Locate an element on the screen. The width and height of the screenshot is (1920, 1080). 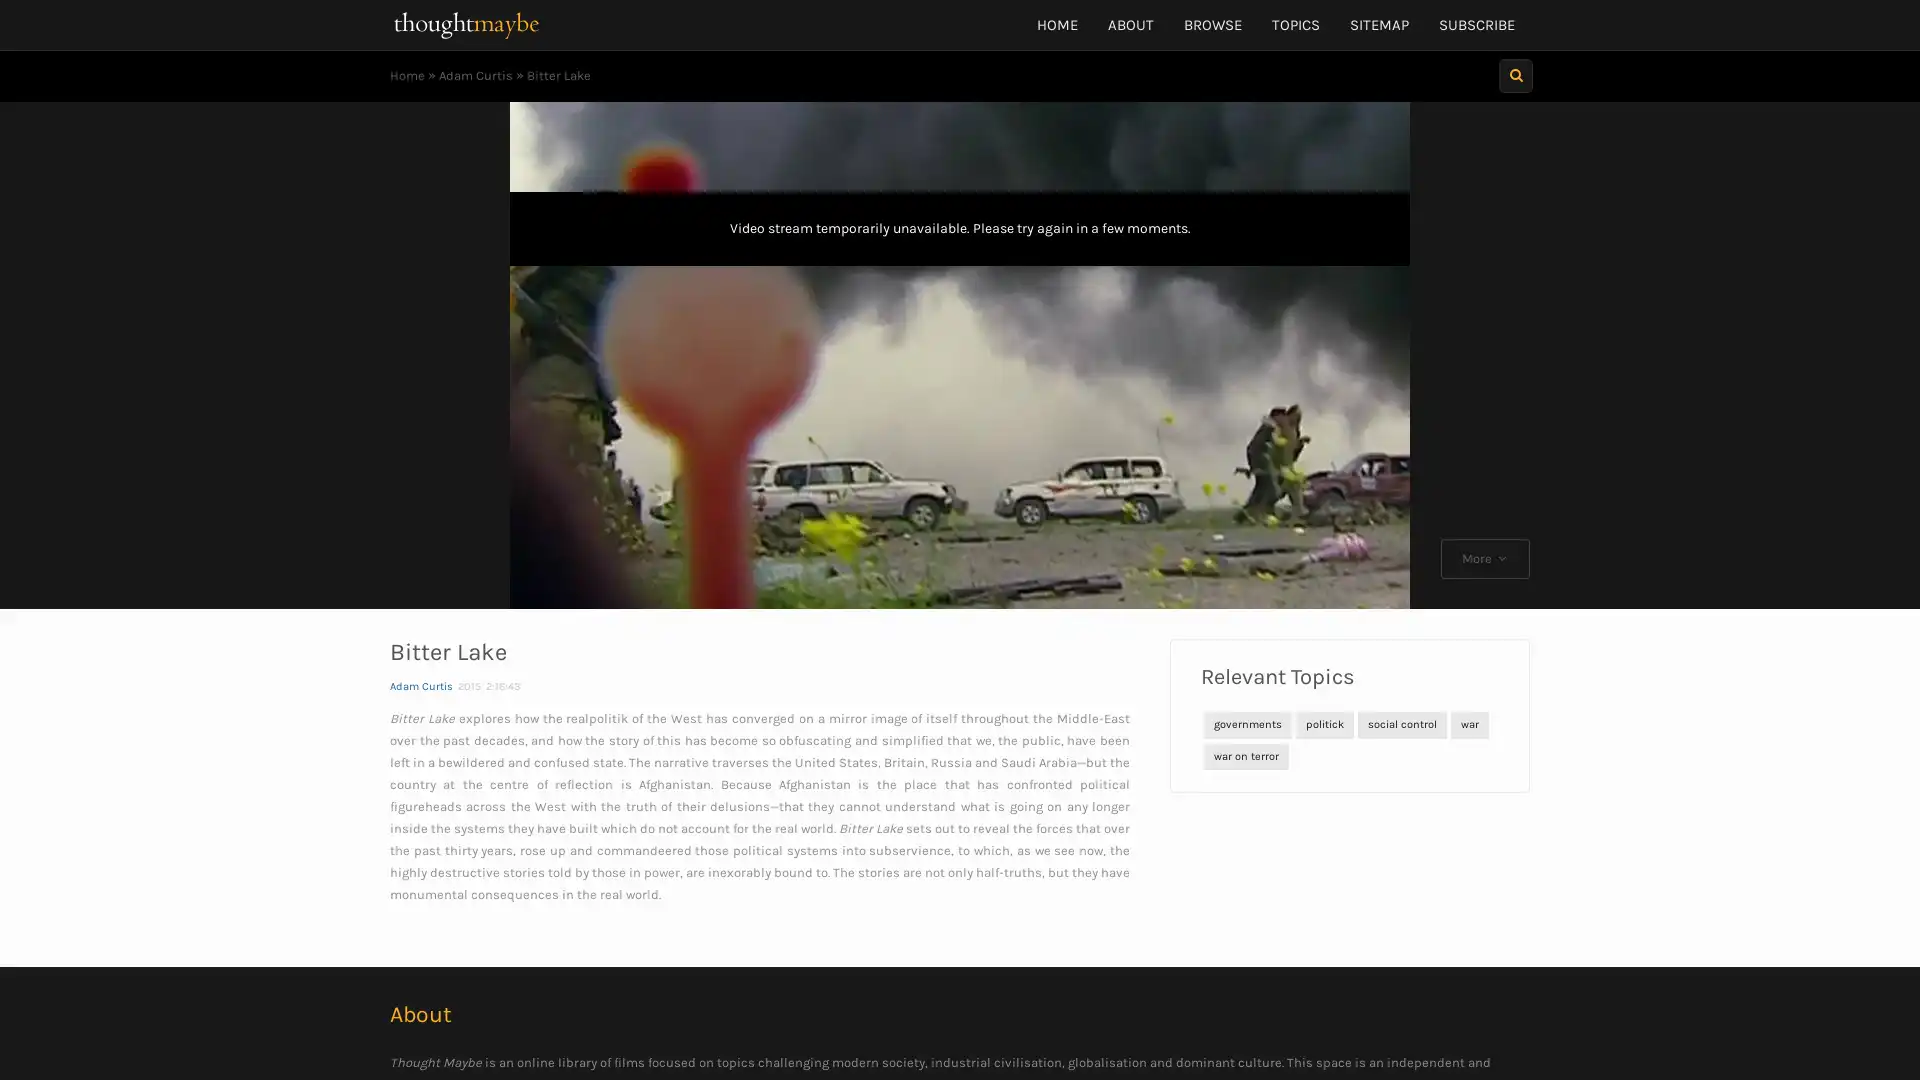
Play is located at coordinates (536, 588).